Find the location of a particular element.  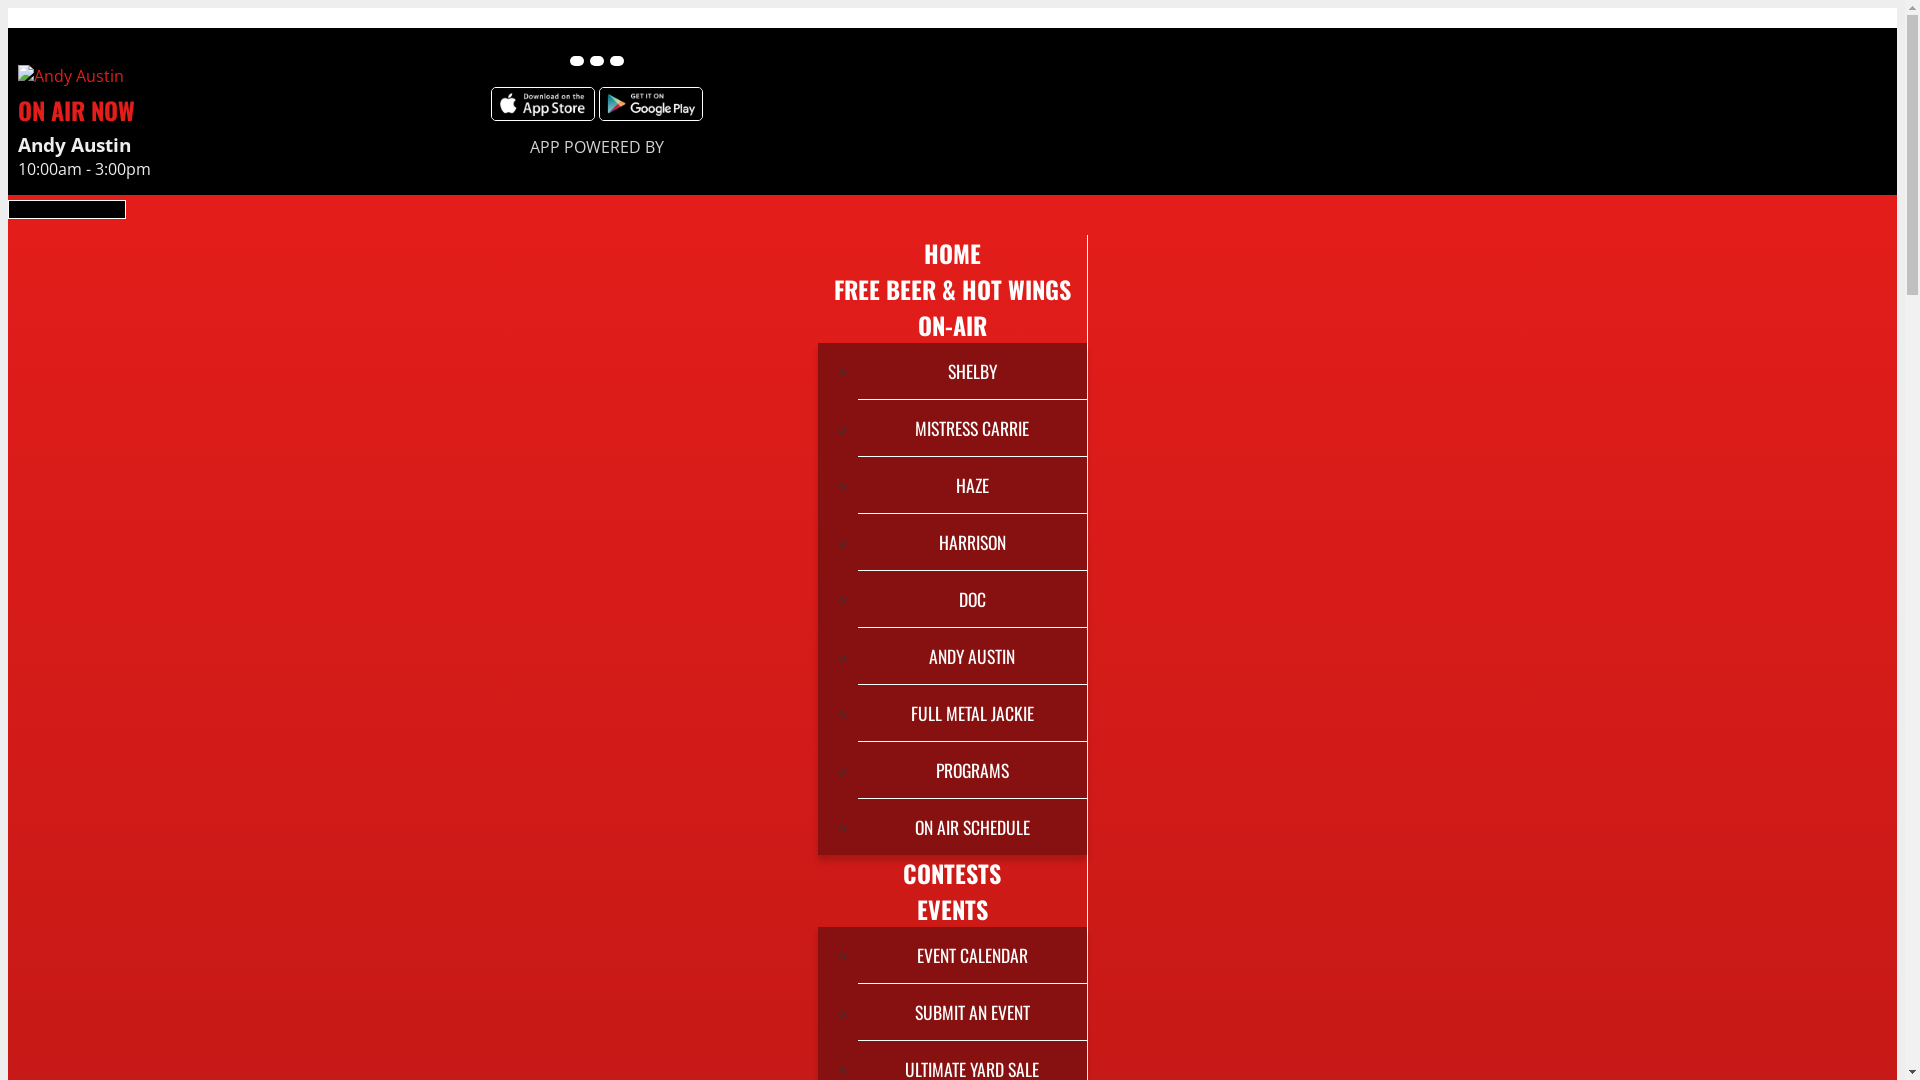

'DOC' is located at coordinates (858, 597).